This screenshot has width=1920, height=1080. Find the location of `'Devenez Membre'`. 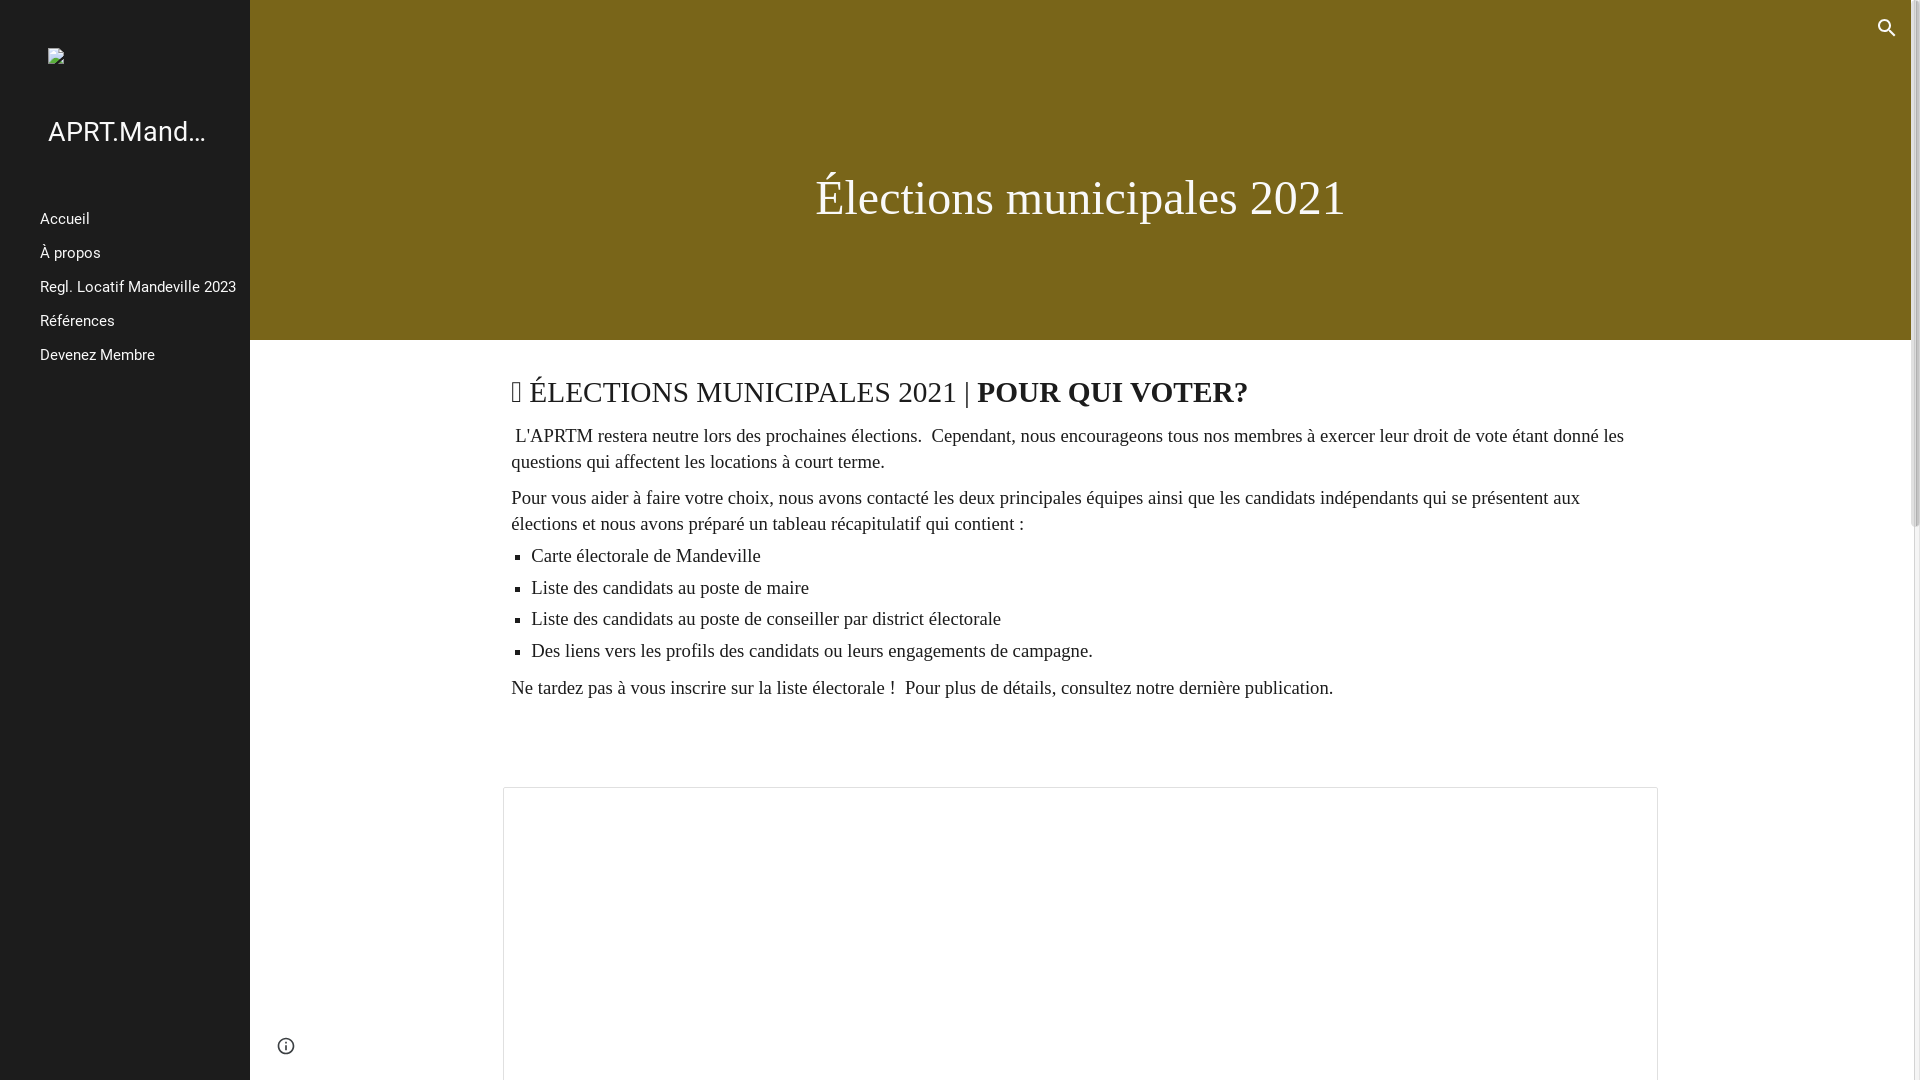

'Devenez Membre' is located at coordinates (136, 353).